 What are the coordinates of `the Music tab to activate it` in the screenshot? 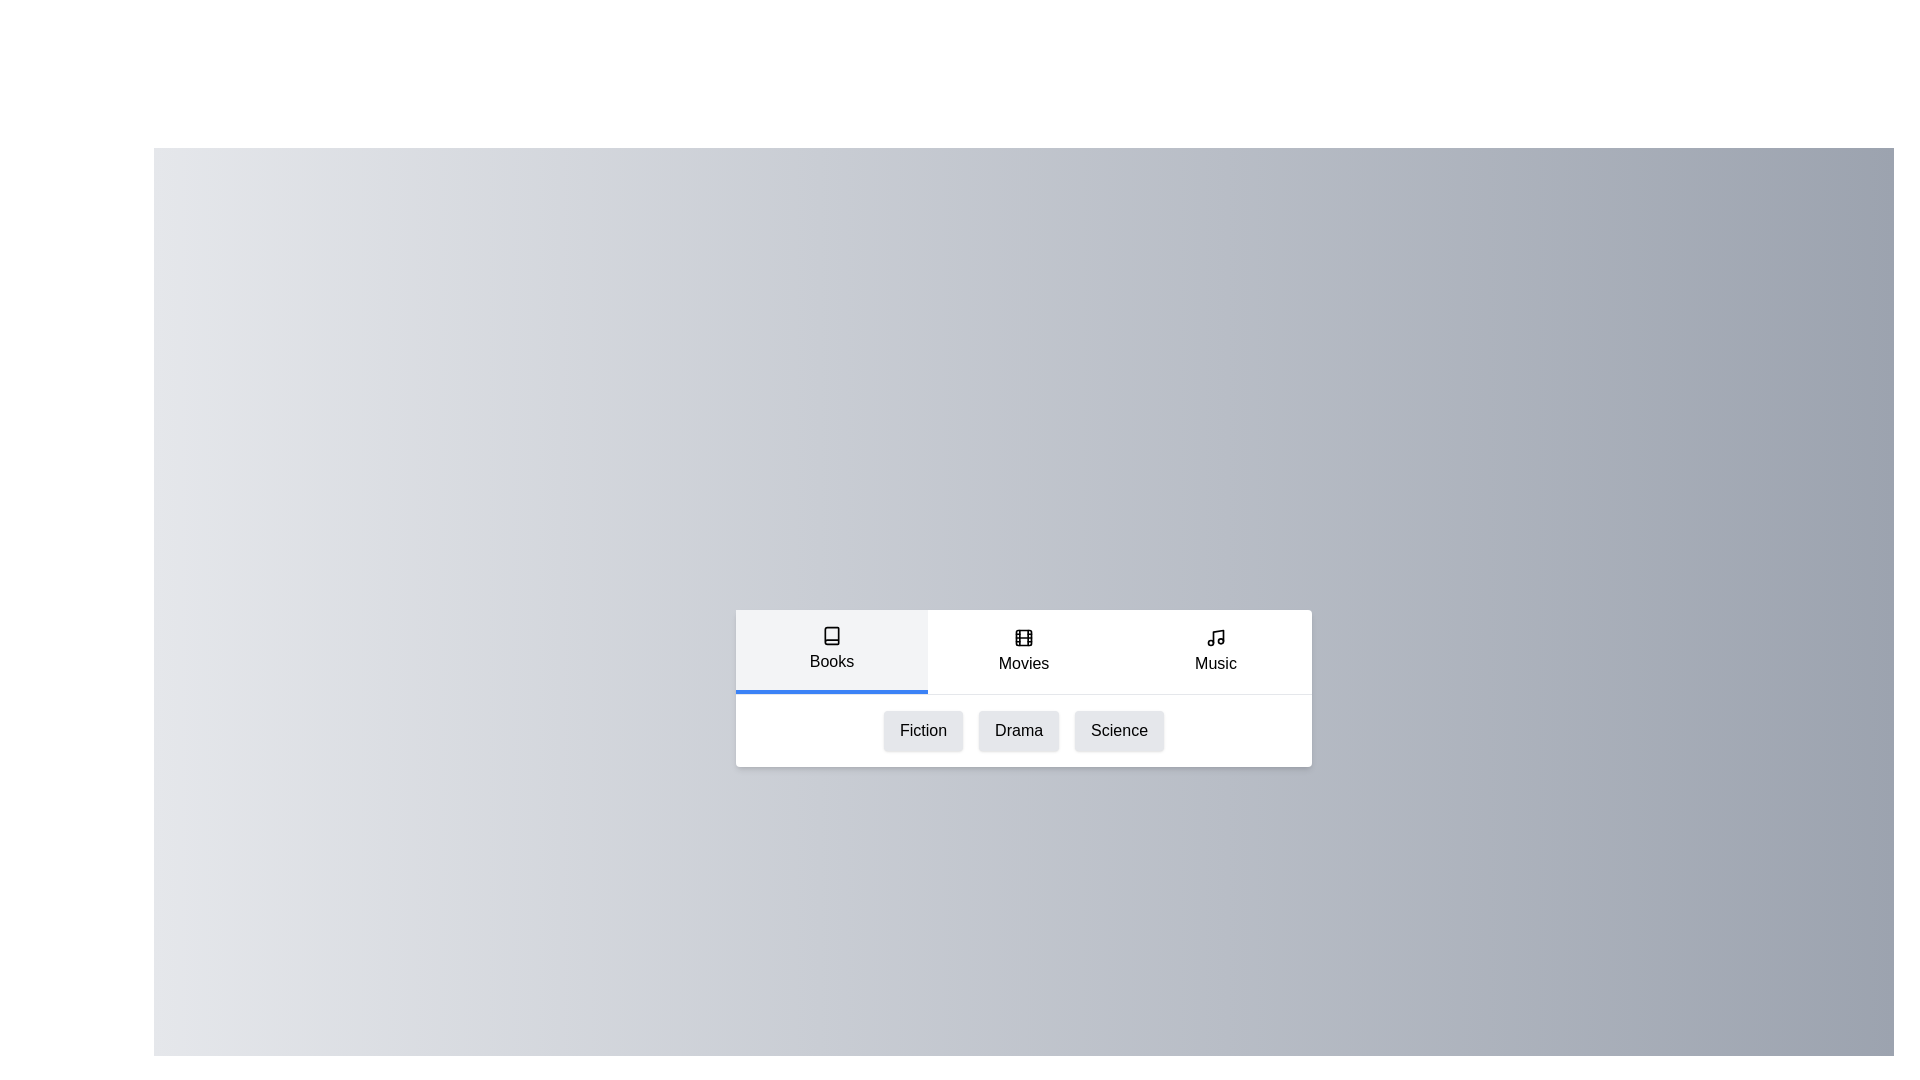 It's located at (1214, 651).